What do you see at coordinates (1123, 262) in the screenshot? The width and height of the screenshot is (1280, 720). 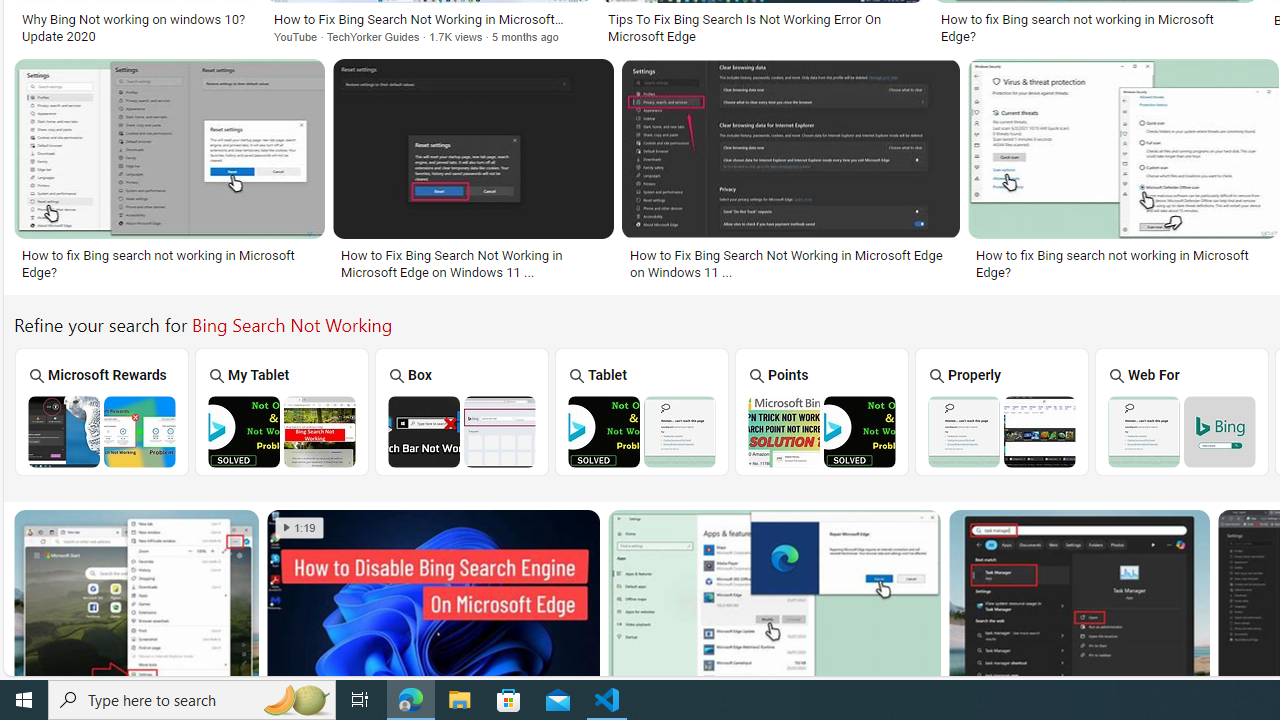 I see `'How to fix Bing search not working in Microsoft Edge?'` at bounding box center [1123, 262].